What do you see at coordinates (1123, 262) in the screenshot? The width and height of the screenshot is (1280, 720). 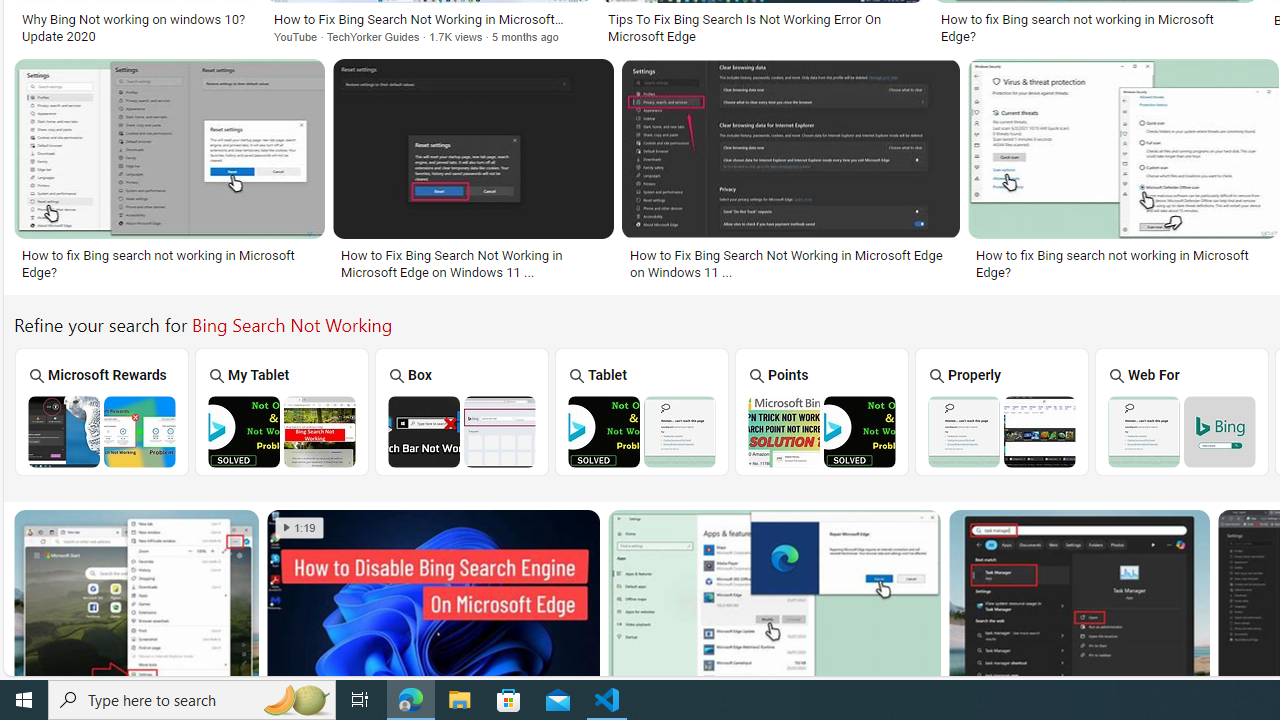 I see `'How to fix Bing search not working in Microsoft Edge?'` at bounding box center [1123, 262].